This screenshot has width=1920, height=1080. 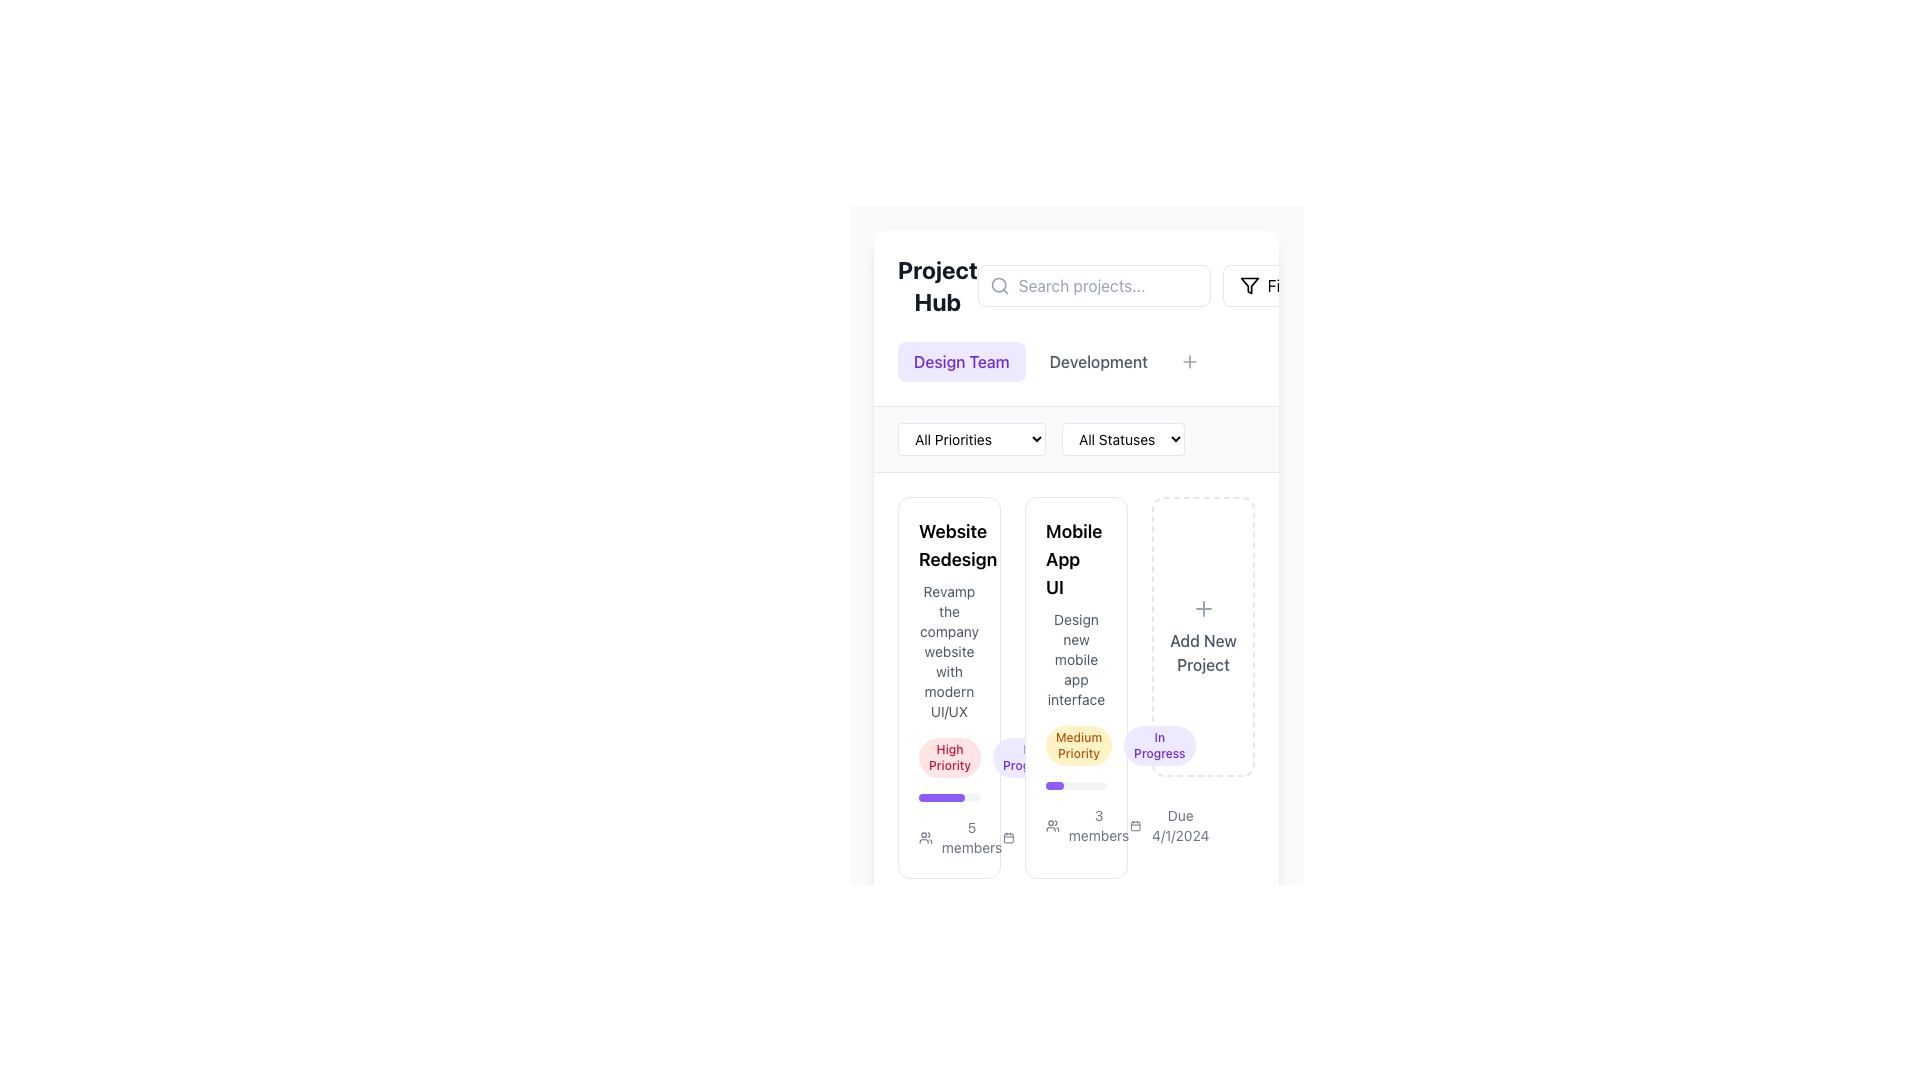 I want to click on the dropdown menus labeled 'All Priorities' and 'All Statuses' which are styled with light gray borders and rounded corners, positioned below the 'Design Team' and 'Development' labels, so click(x=1075, y=438).